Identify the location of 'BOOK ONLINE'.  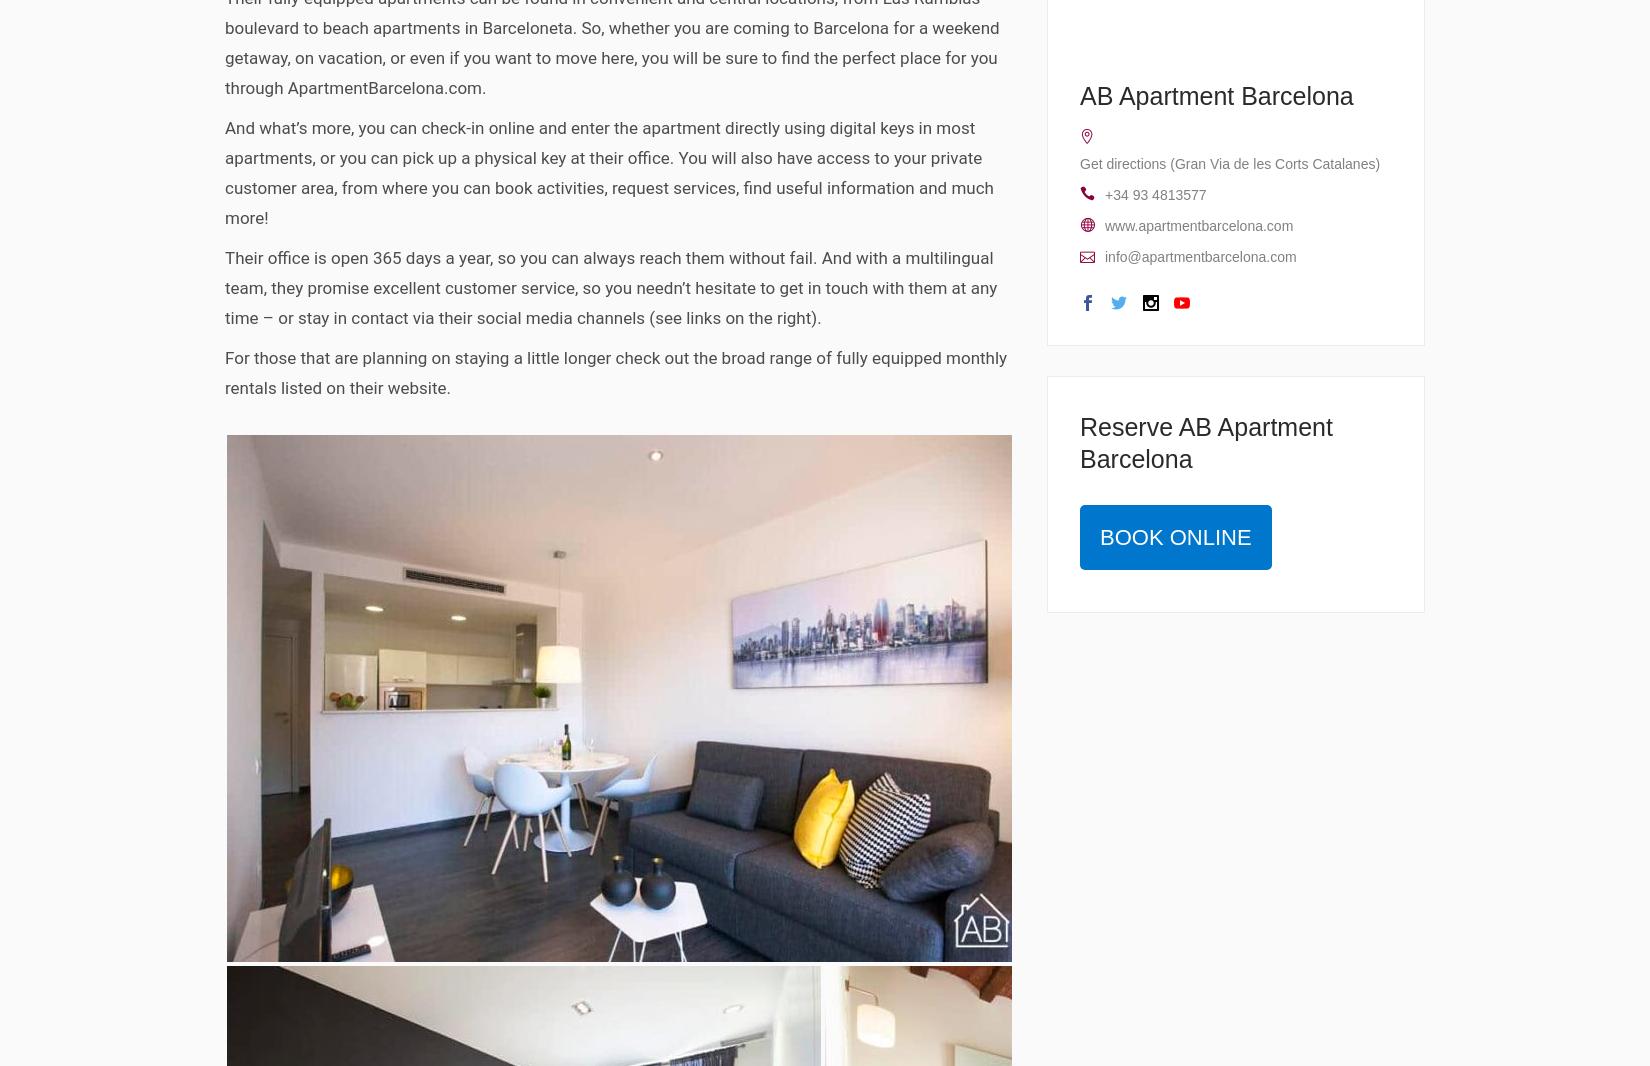
(1175, 535).